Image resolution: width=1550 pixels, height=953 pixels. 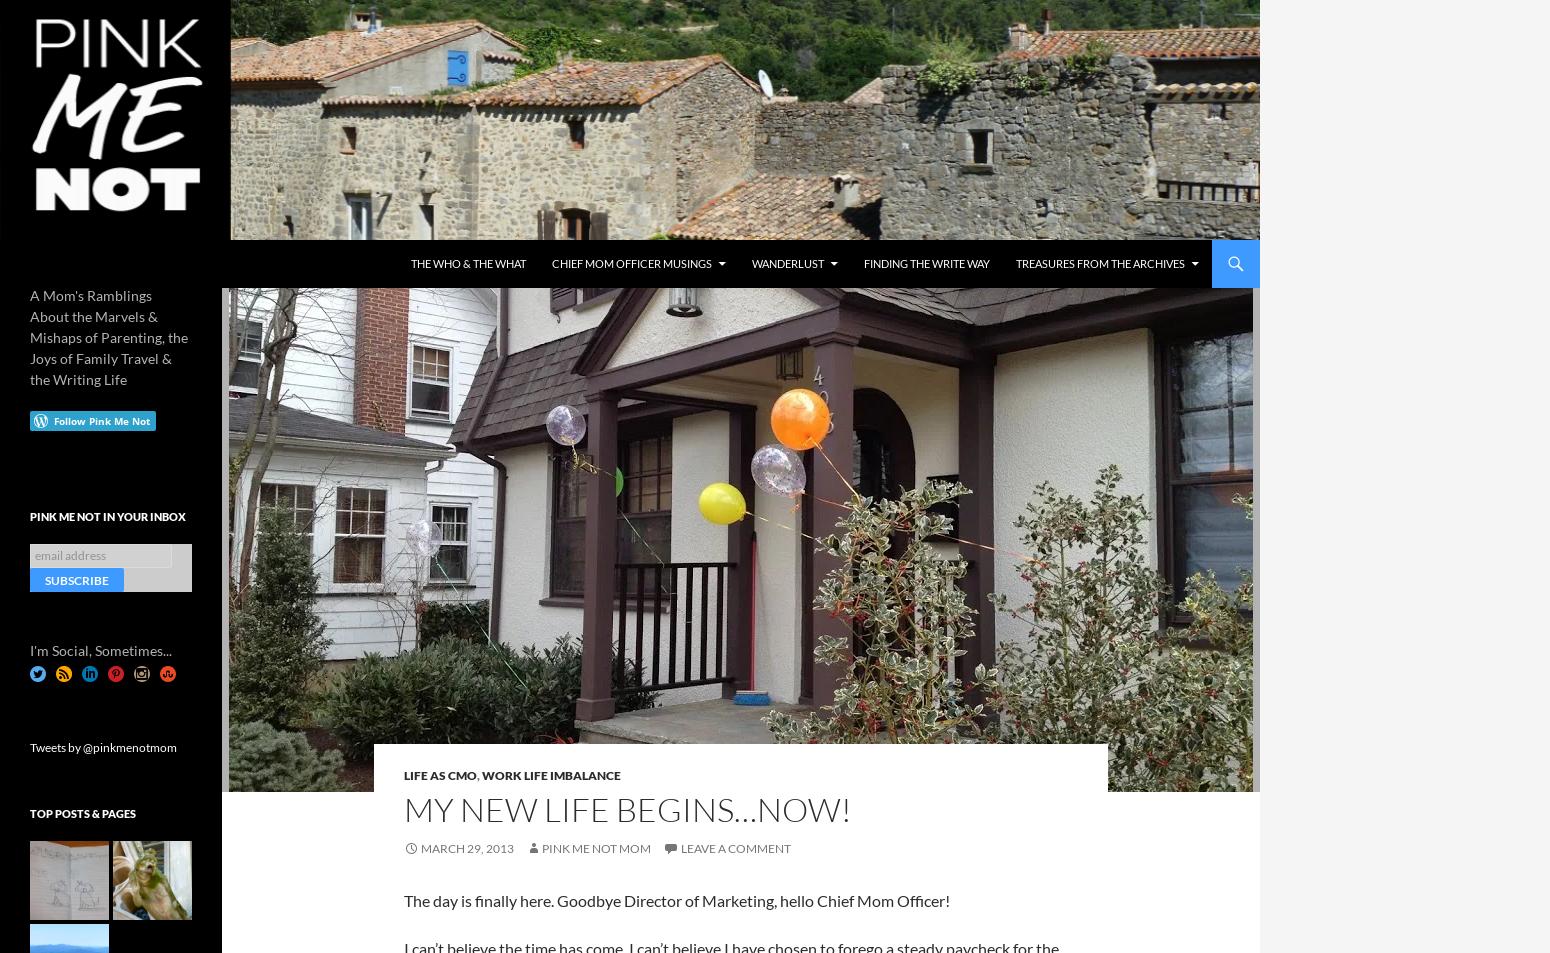 I want to click on 'Top Posts & Pages', so click(x=82, y=813).